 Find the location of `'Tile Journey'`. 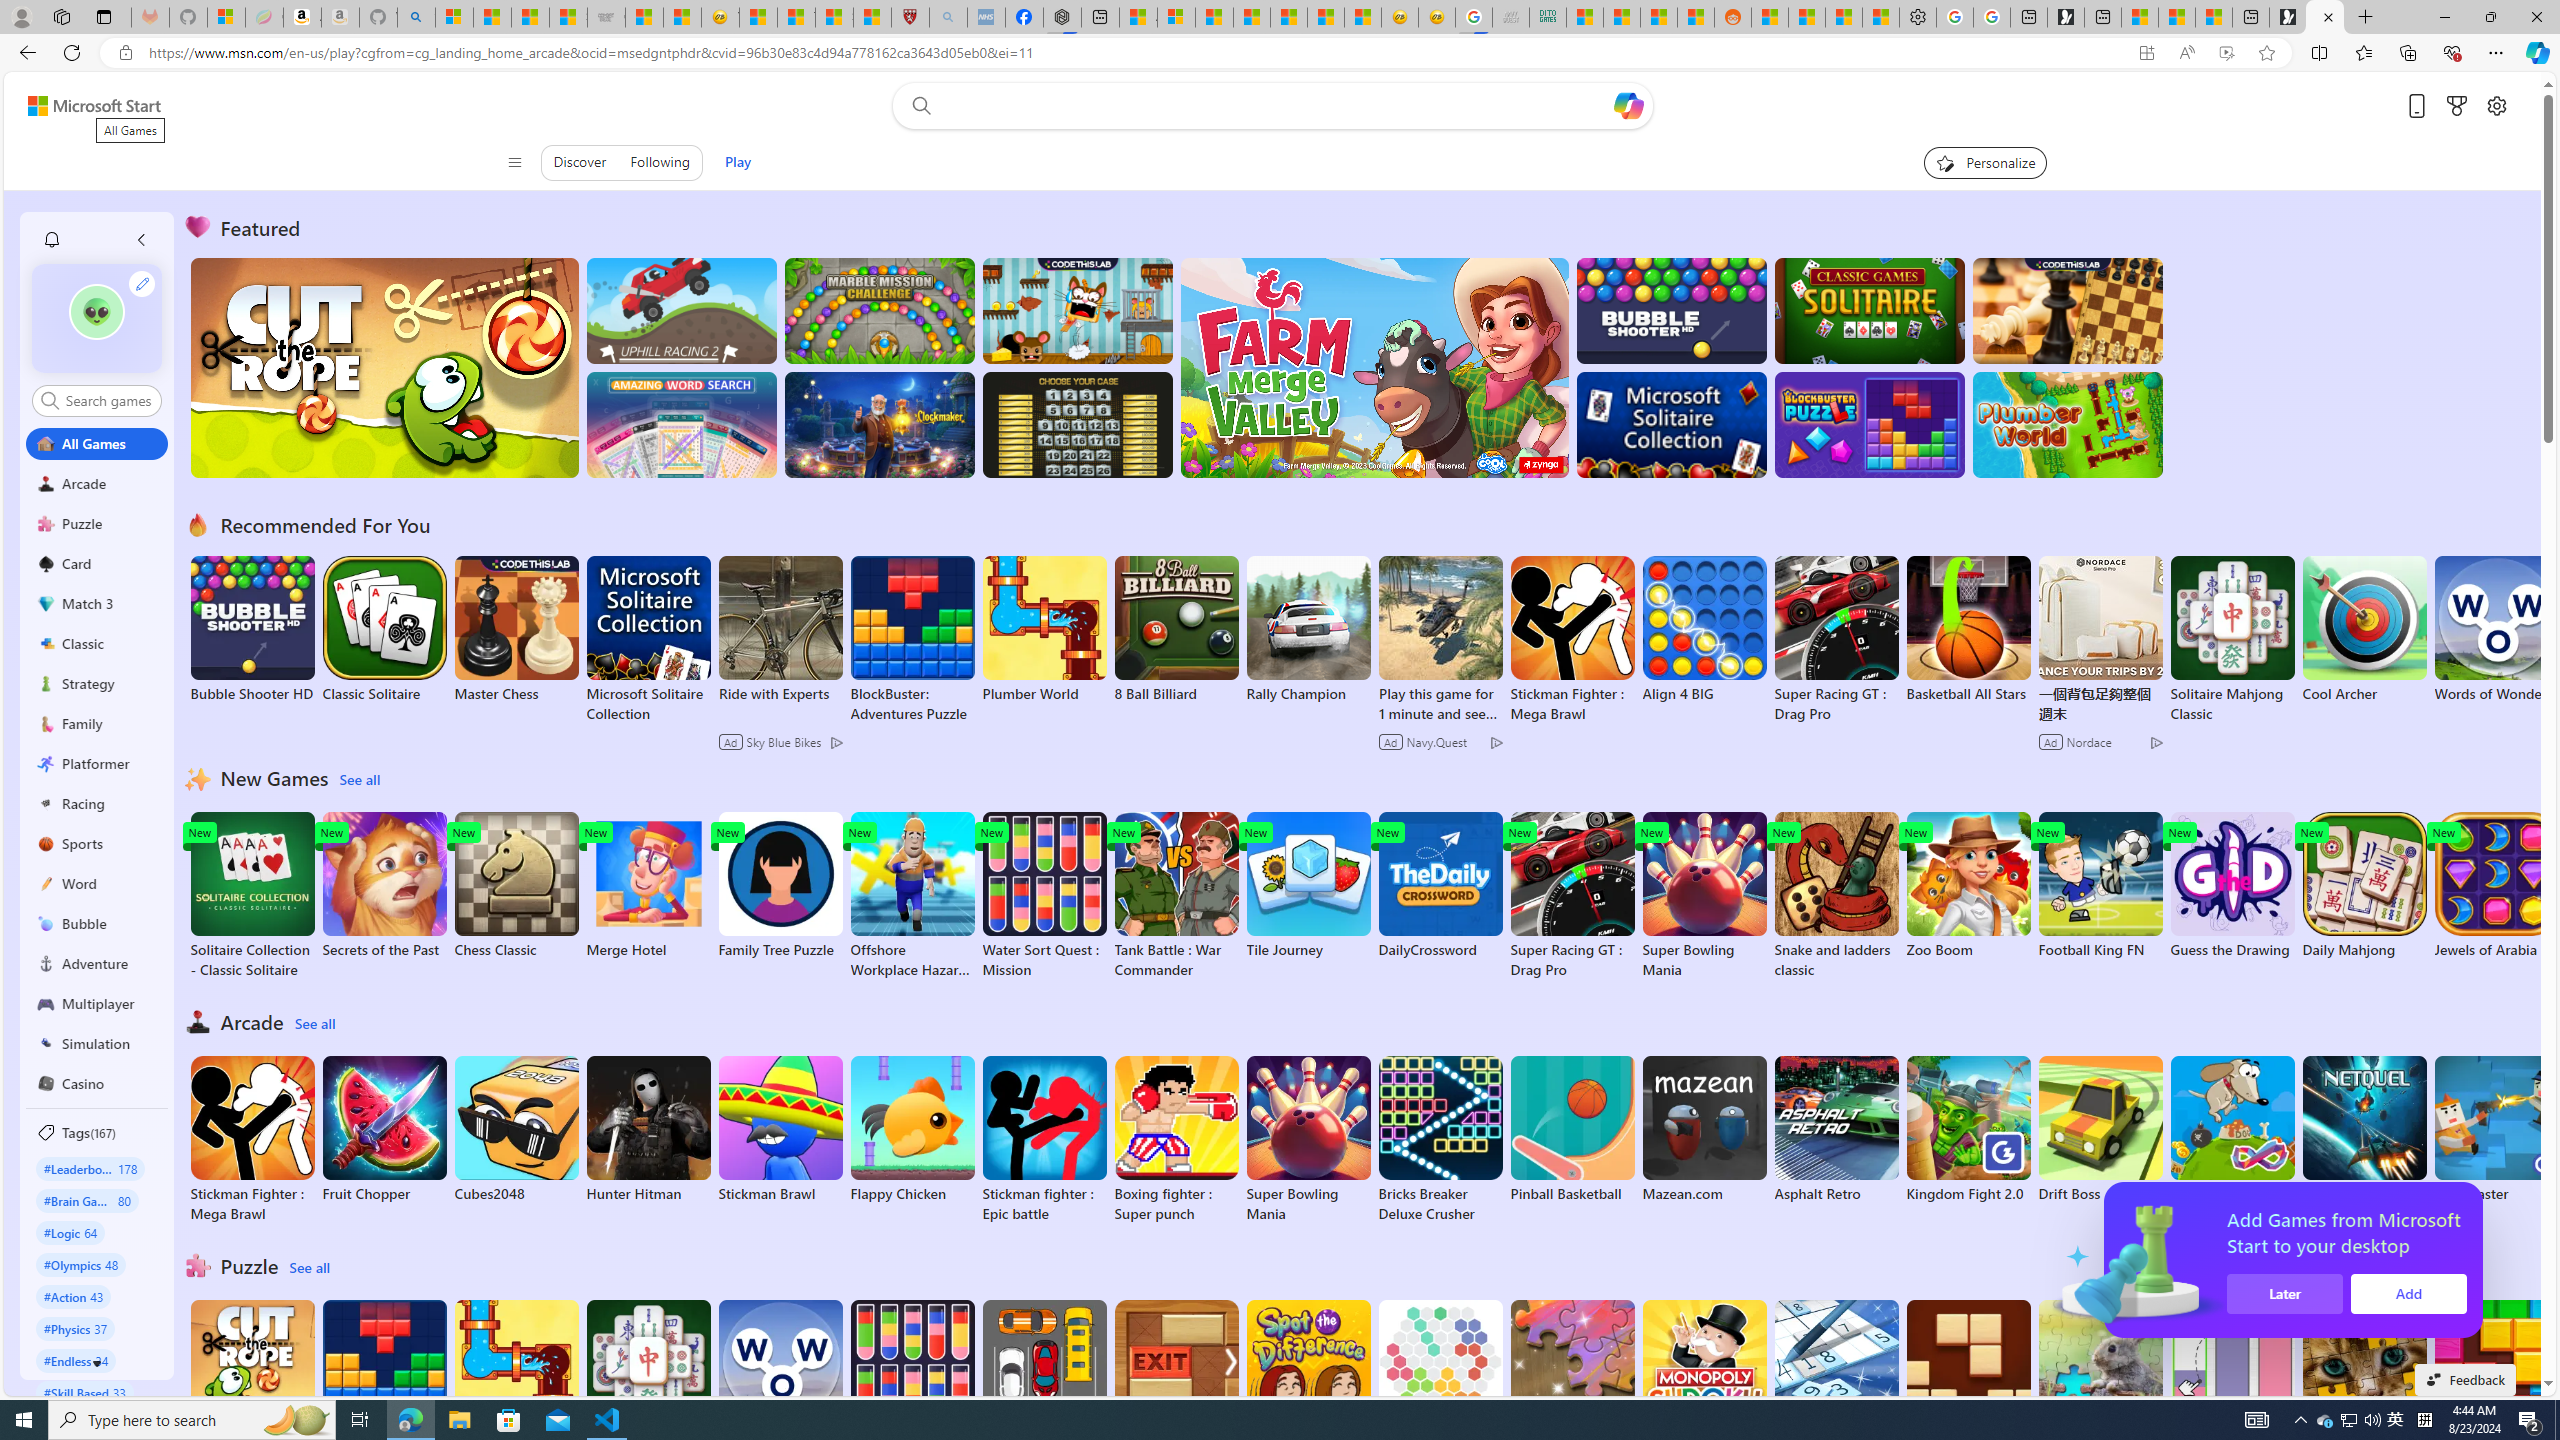

'Tile Journey' is located at coordinates (1308, 885).